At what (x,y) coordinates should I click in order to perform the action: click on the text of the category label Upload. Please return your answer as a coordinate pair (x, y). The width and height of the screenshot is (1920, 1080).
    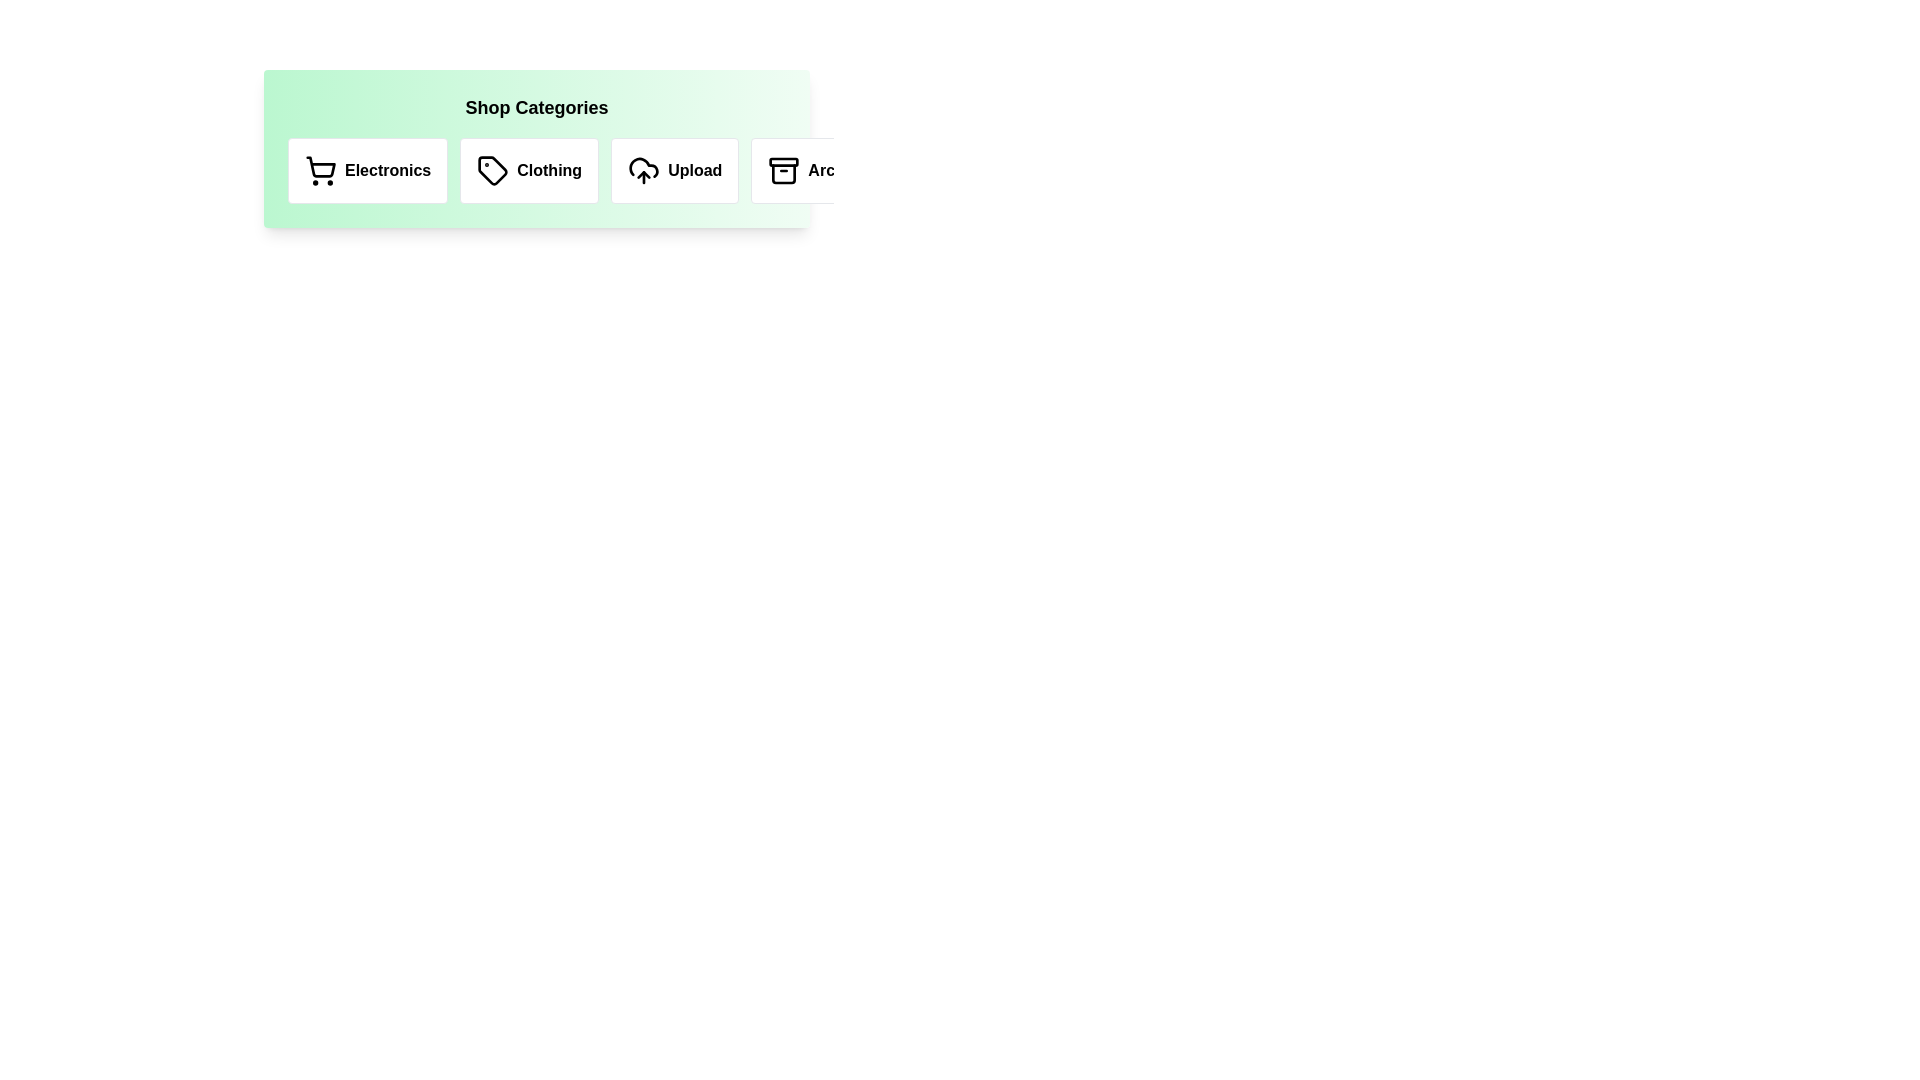
    Looking at the image, I should click on (675, 169).